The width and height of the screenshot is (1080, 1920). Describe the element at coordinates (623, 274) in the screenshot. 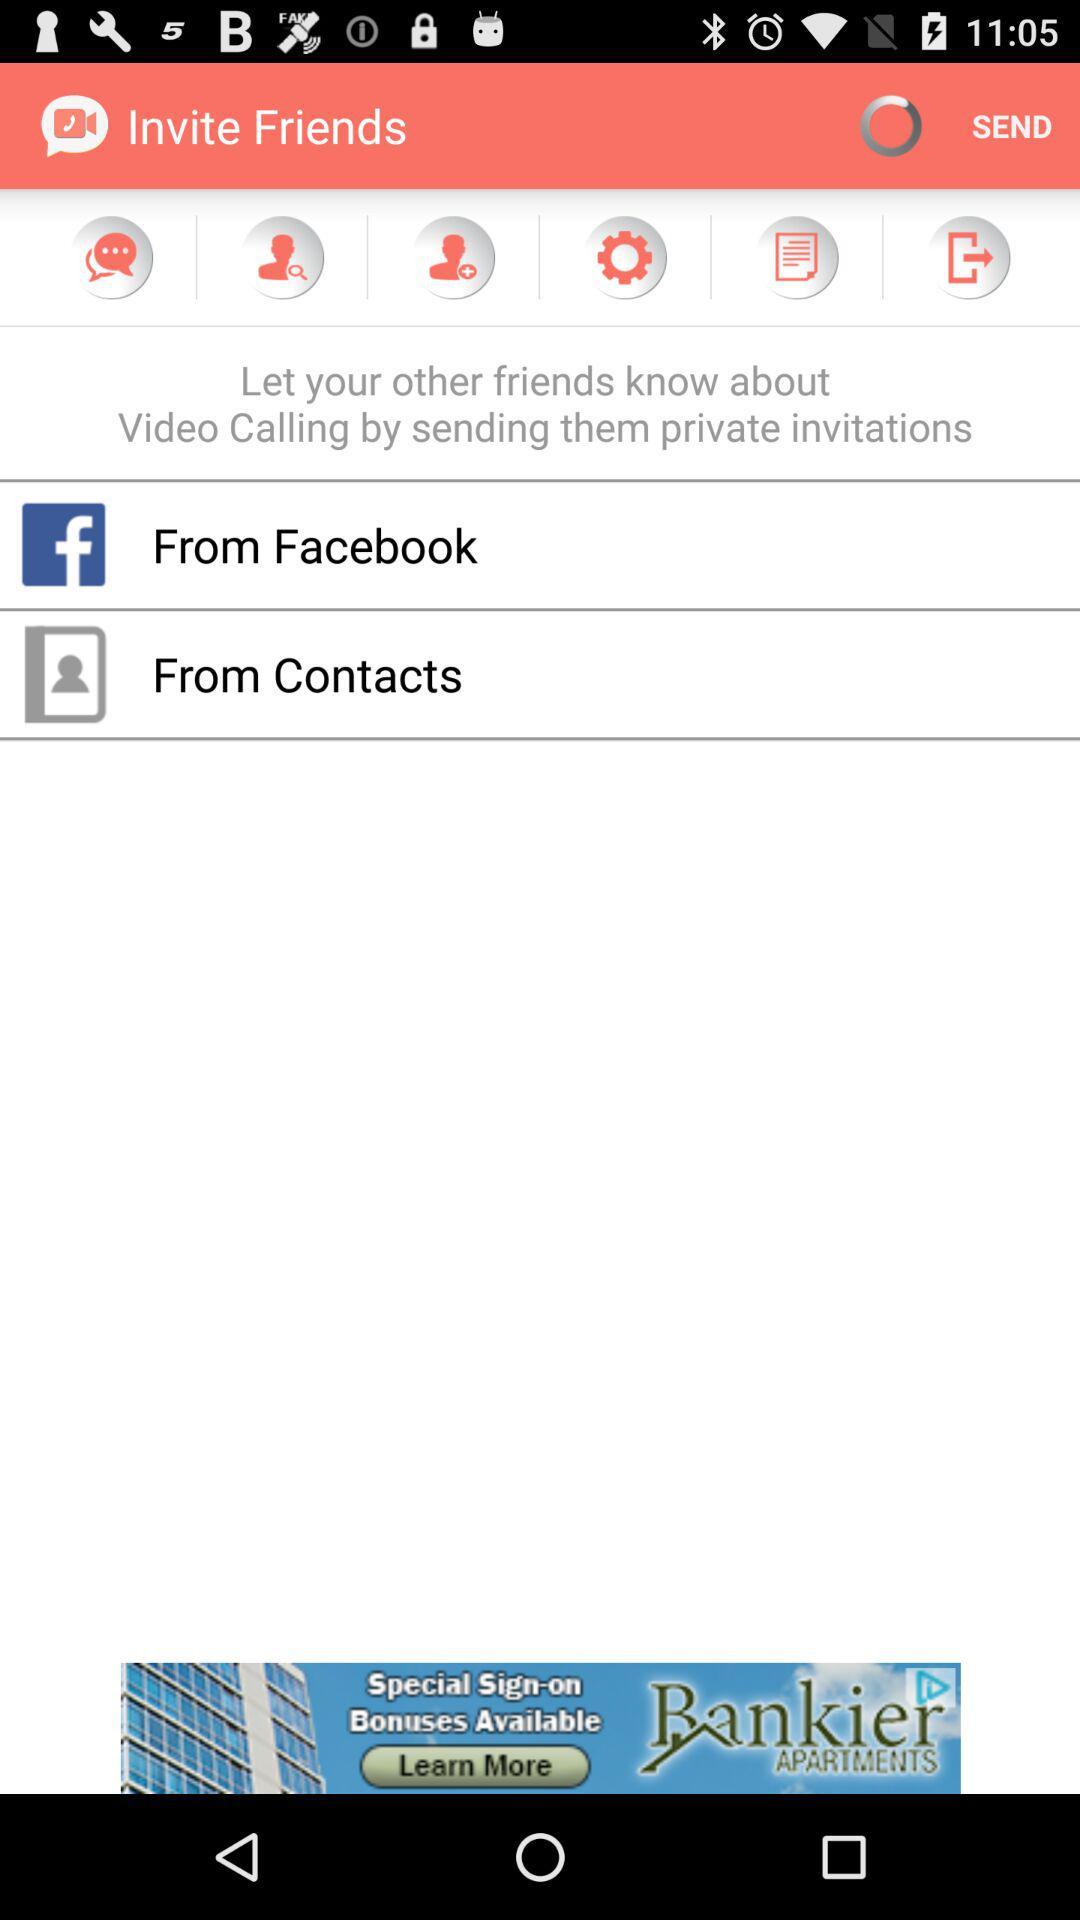

I see `the settings icon` at that location.